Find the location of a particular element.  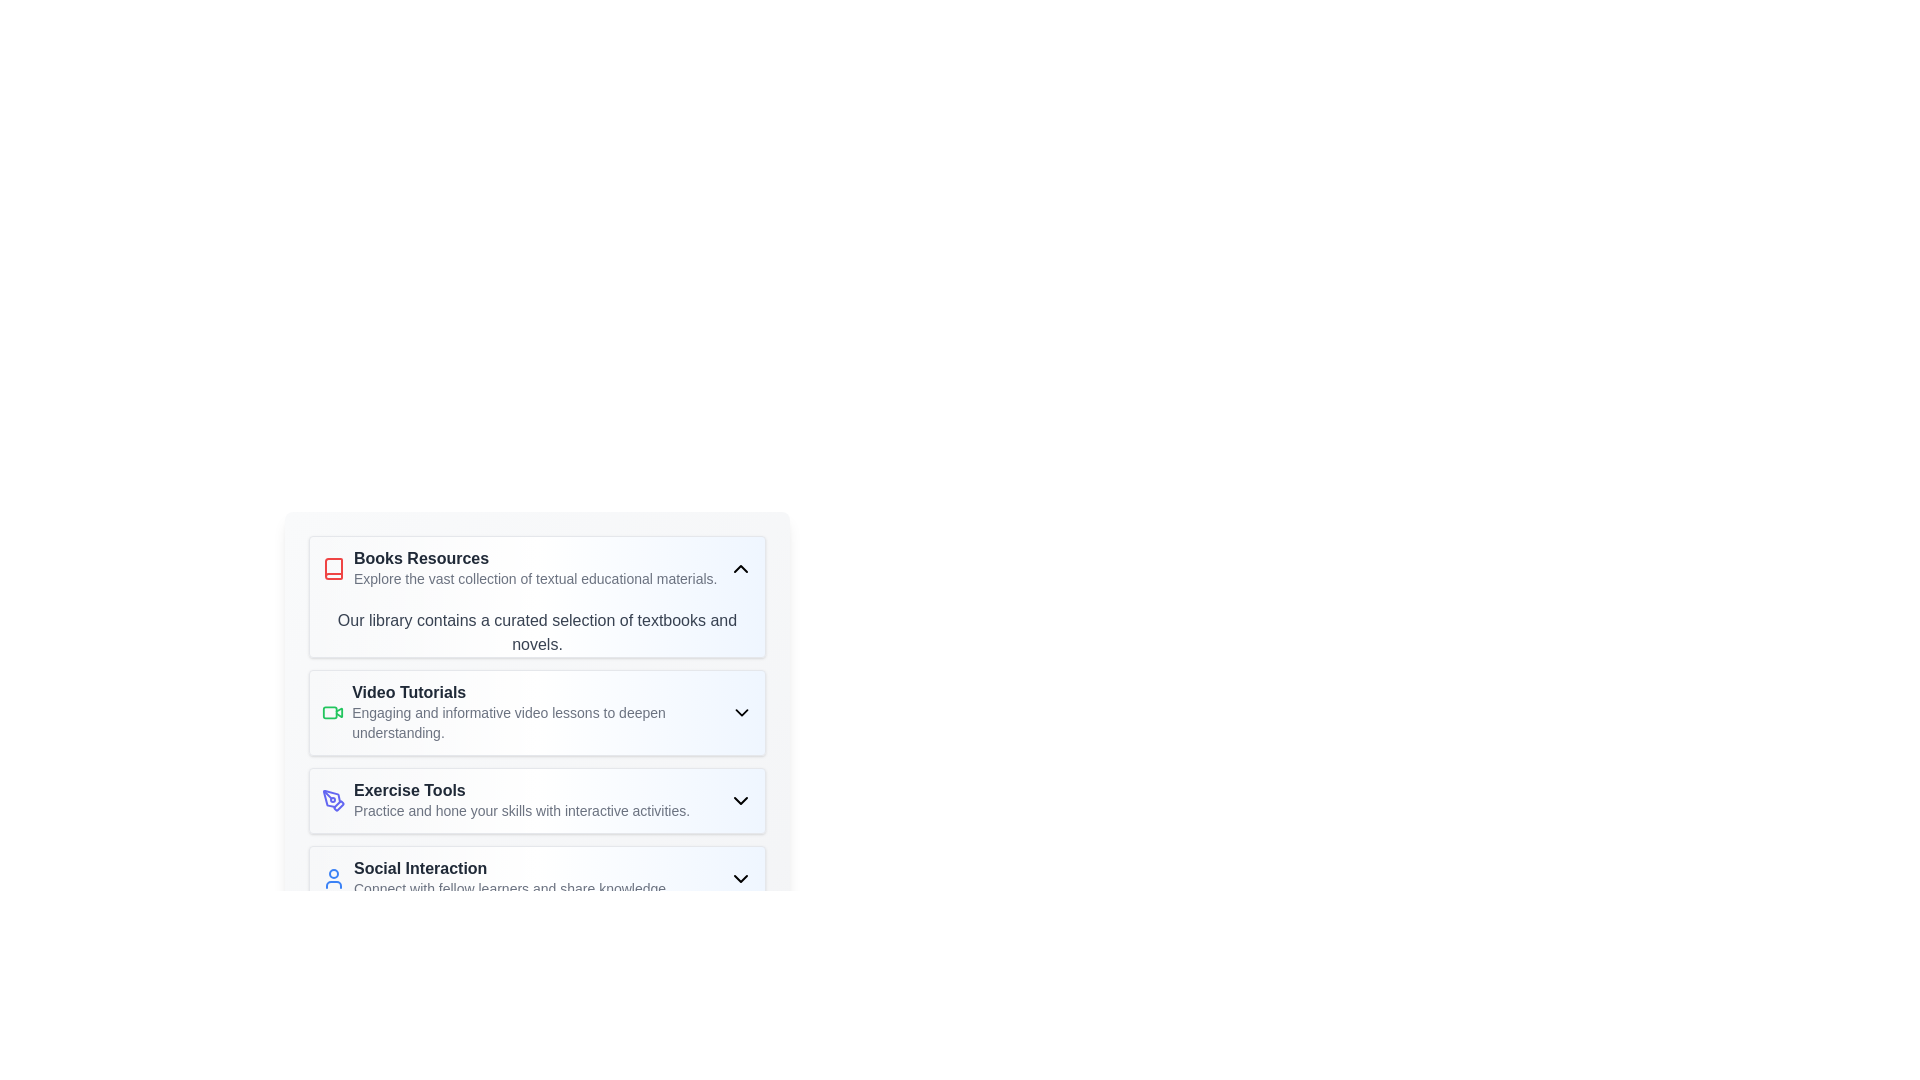

the Expandable section header is located at coordinates (537, 569).